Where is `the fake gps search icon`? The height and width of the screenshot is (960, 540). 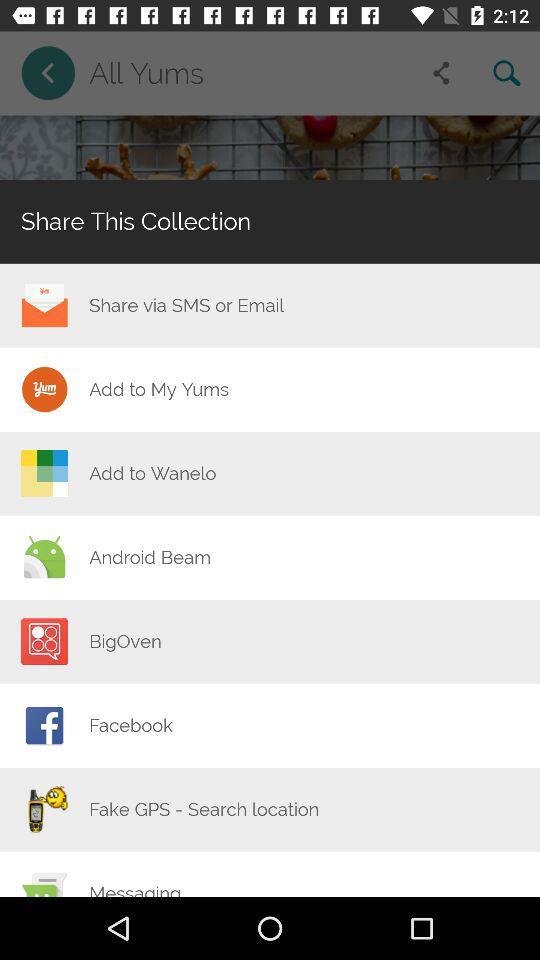 the fake gps search icon is located at coordinates (203, 809).